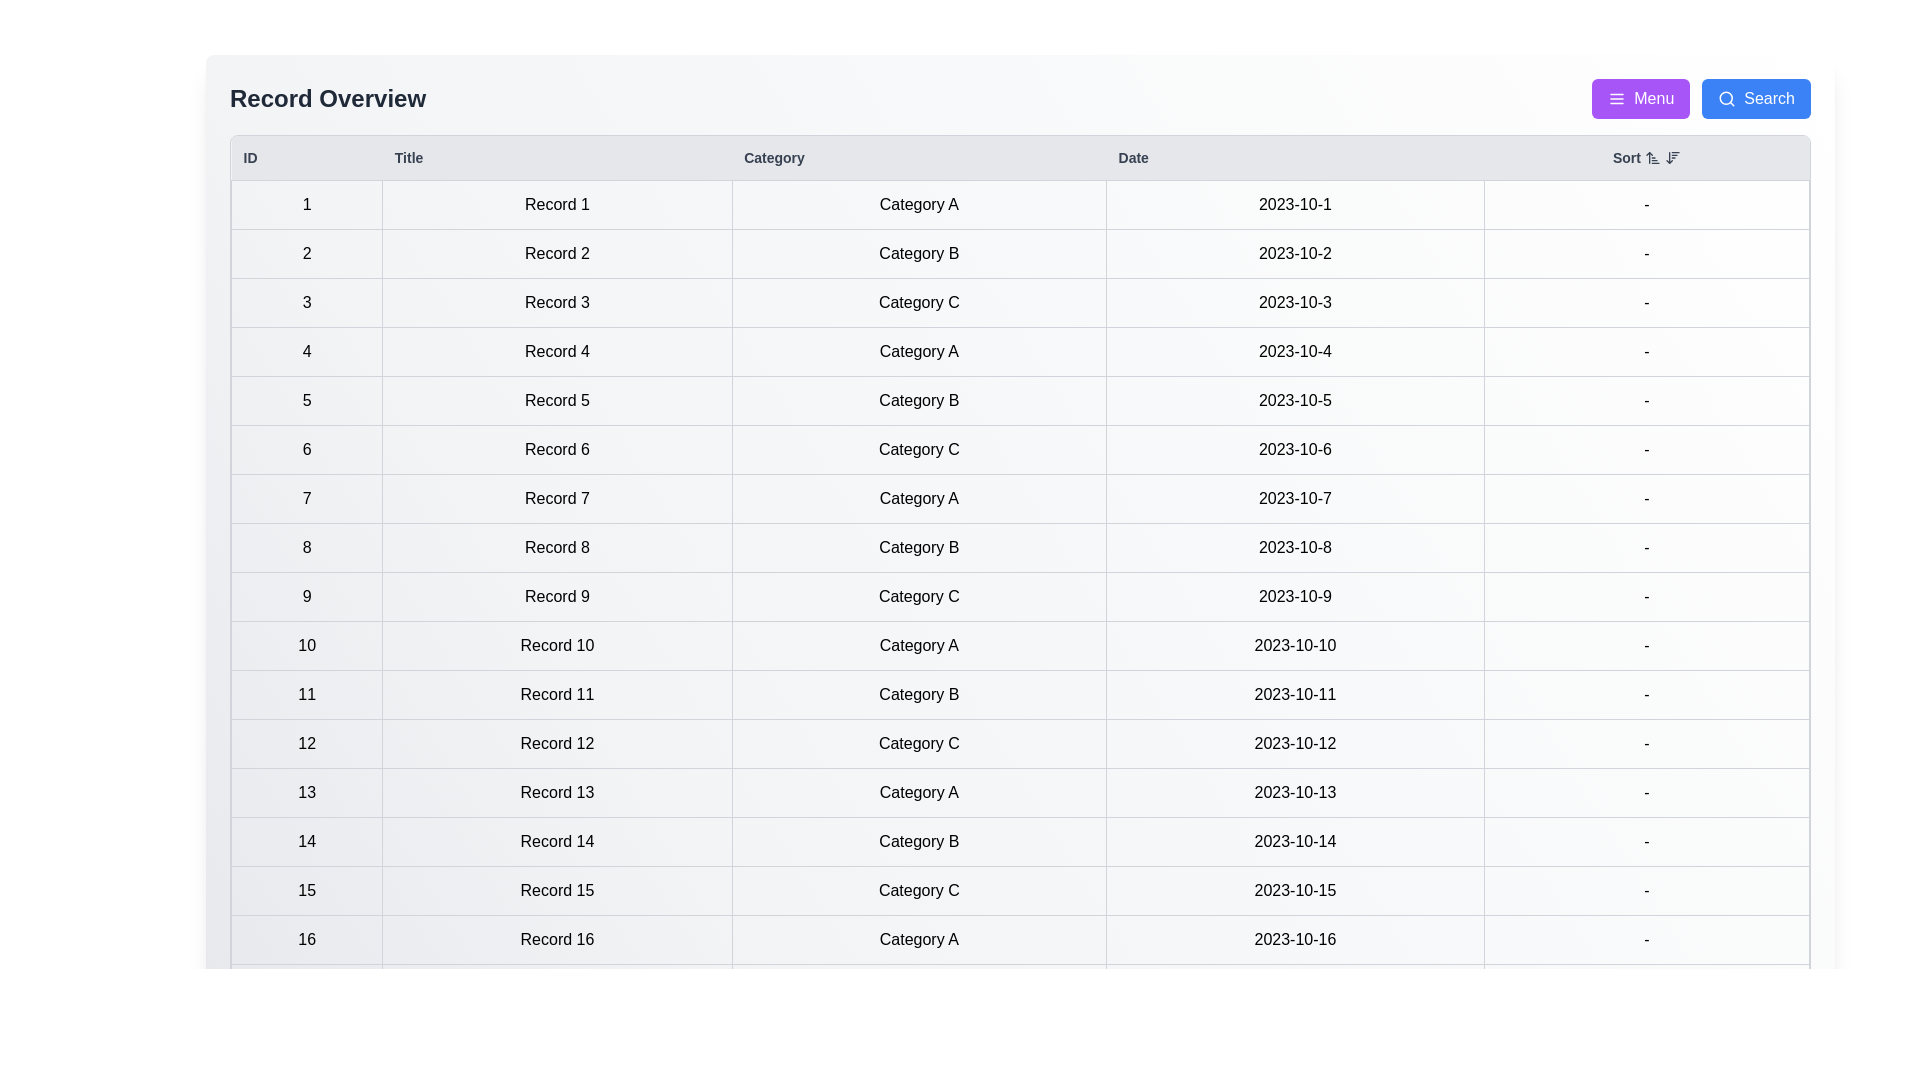 The image size is (1920, 1080). What do you see at coordinates (1641, 99) in the screenshot?
I see `the 'Menu' button to open the menu` at bounding box center [1641, 99].